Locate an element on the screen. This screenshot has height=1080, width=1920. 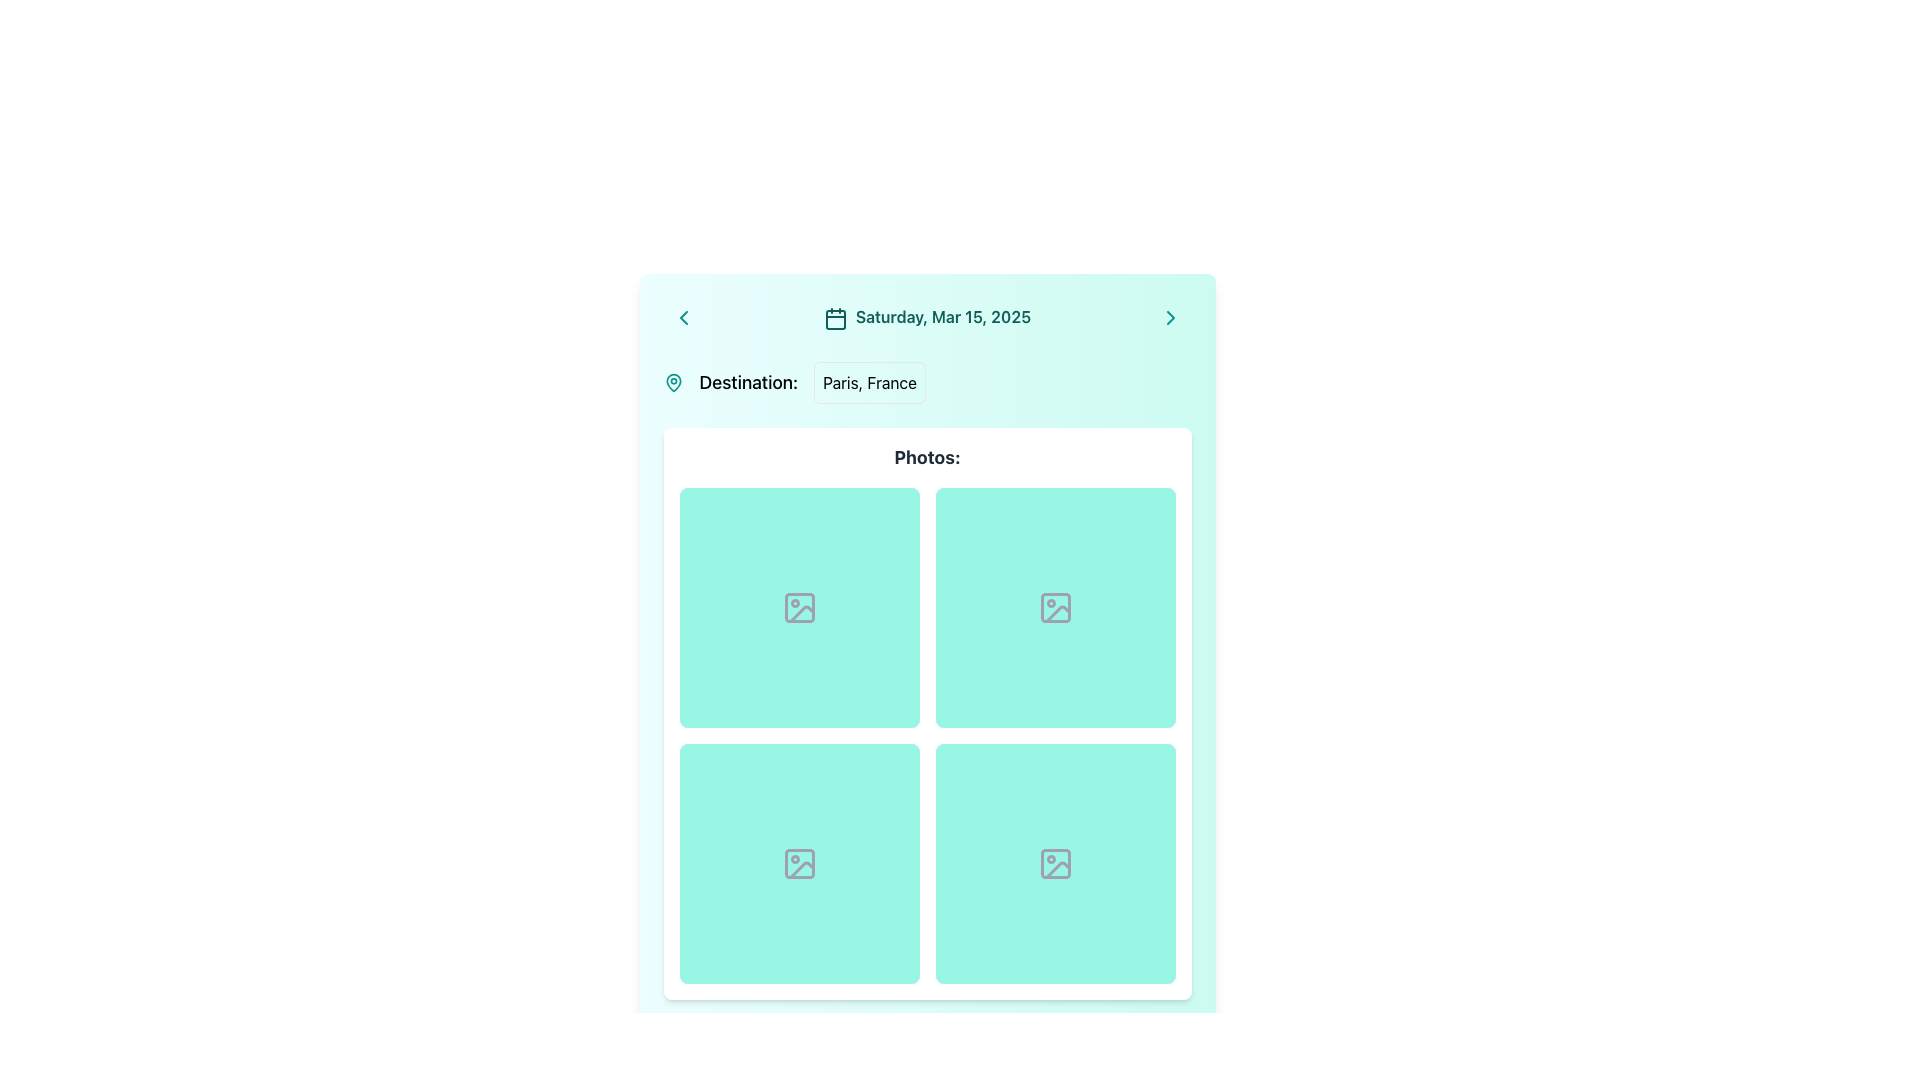
the Text label that introduces the destination information, positioned between a location pin icon and the label 'Paris, France' is located at coordinates (747, 382).